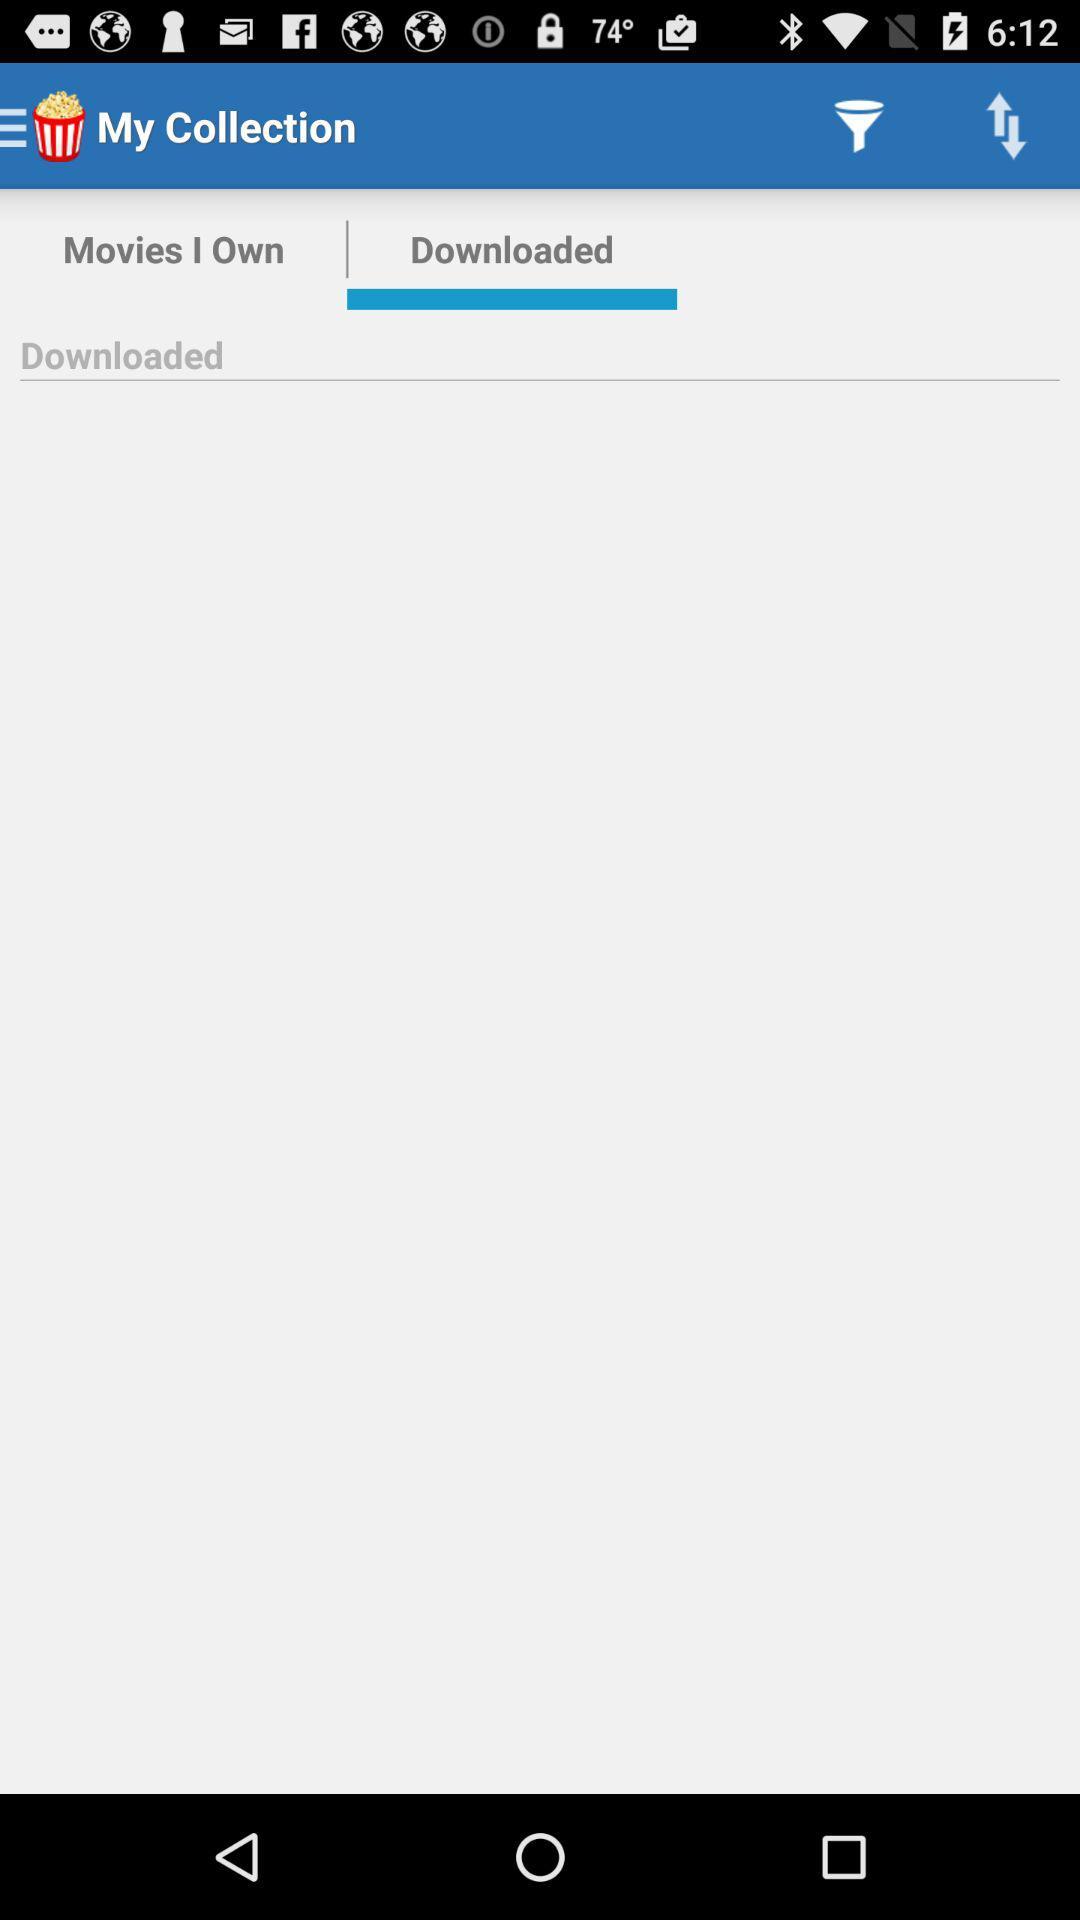 Image resolution: width=1080 pixels, height=1920 pixels. Describe the element at coordinates (172, 248) in the screenshot. I see `the movies i own` at that location.